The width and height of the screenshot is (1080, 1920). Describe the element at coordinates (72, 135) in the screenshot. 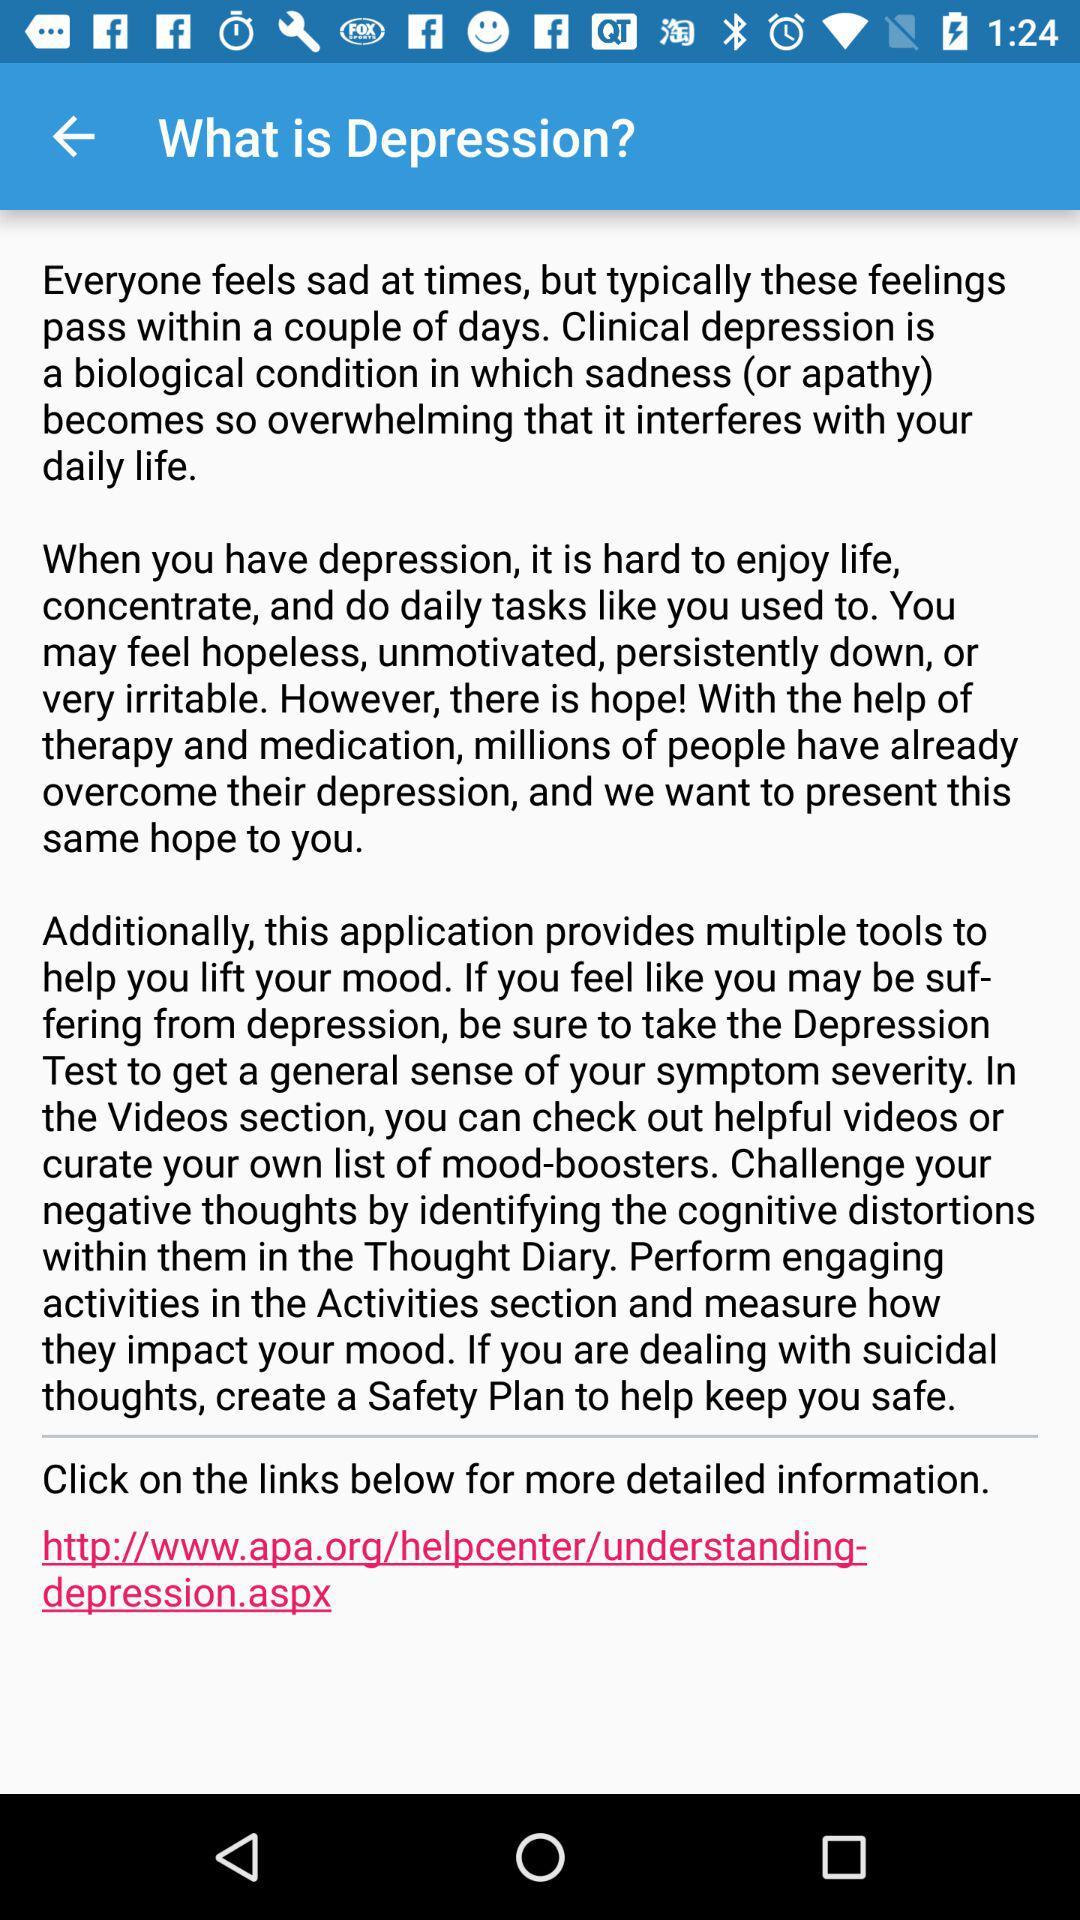

I see `the item to the left of what is depression?  app` at that location.